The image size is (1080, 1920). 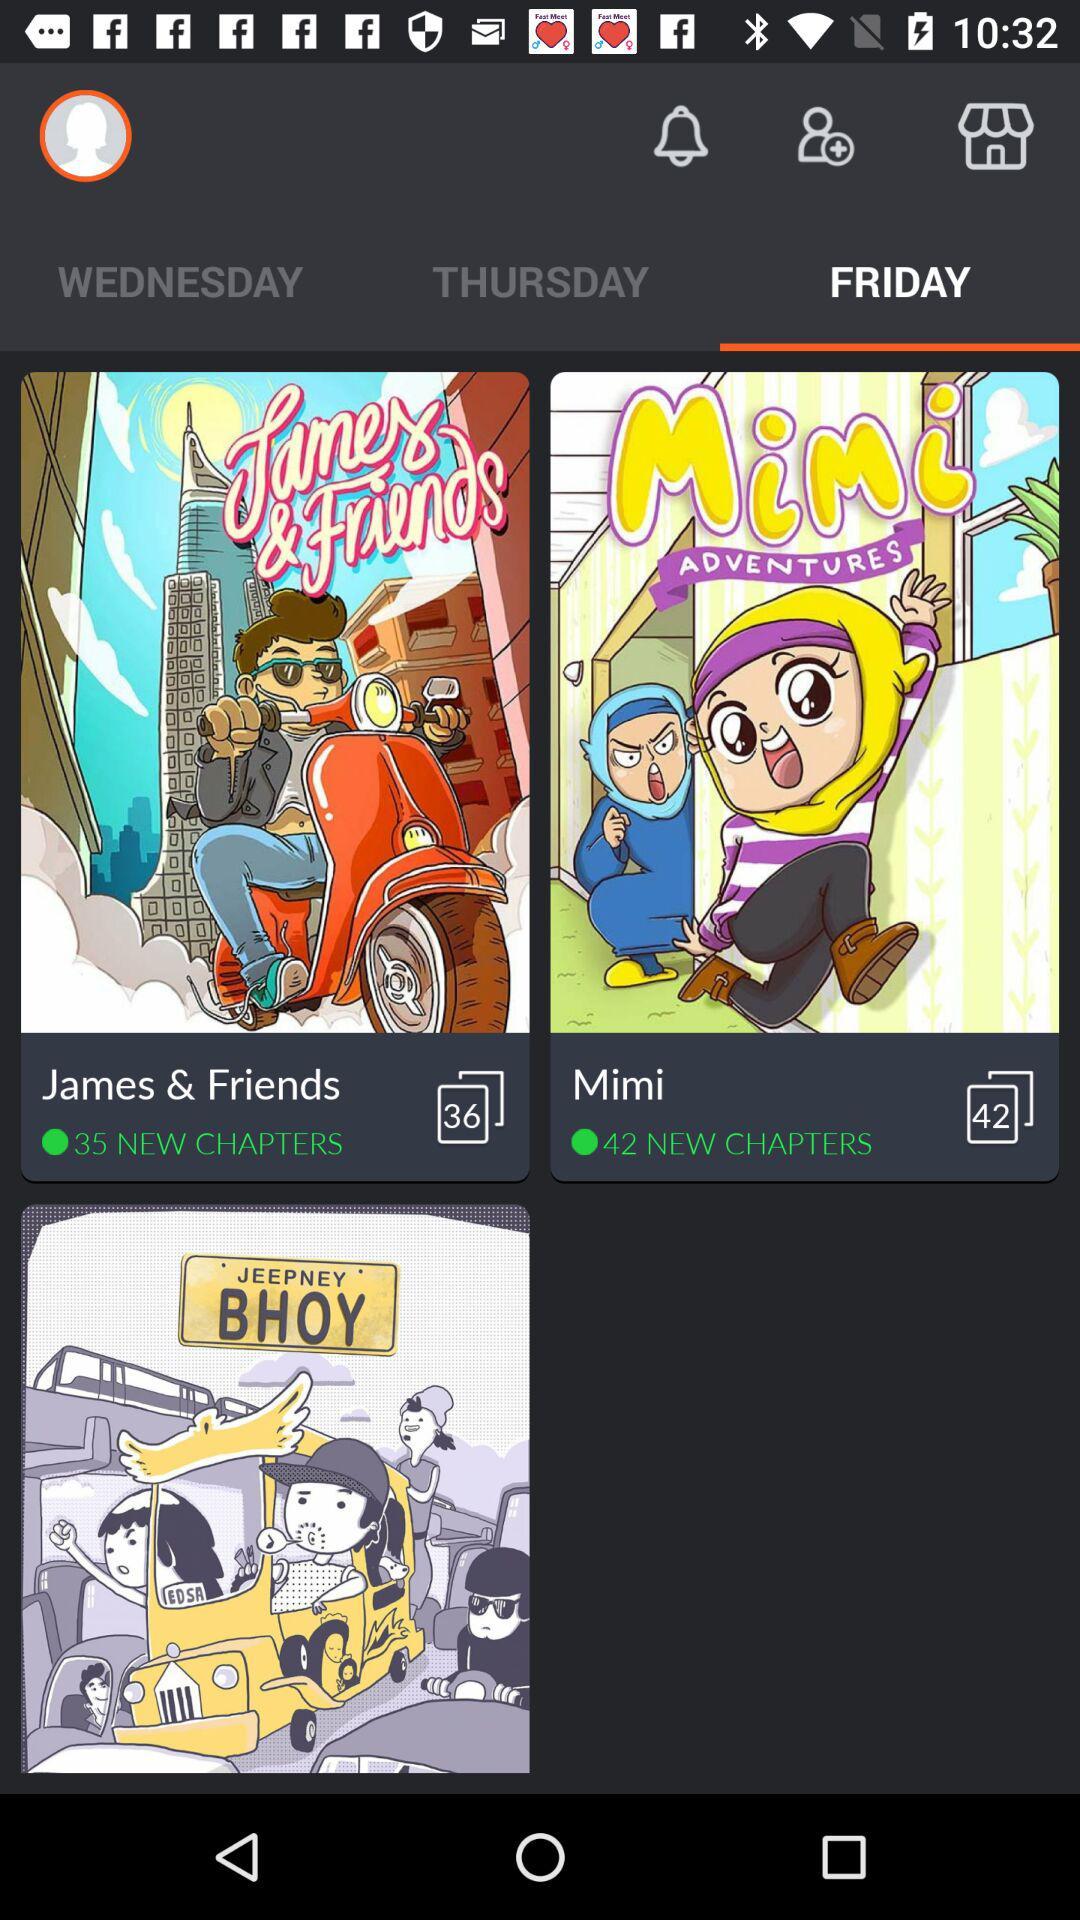 I want to click on the app next to friday  icon, so click(x=540, y=279).